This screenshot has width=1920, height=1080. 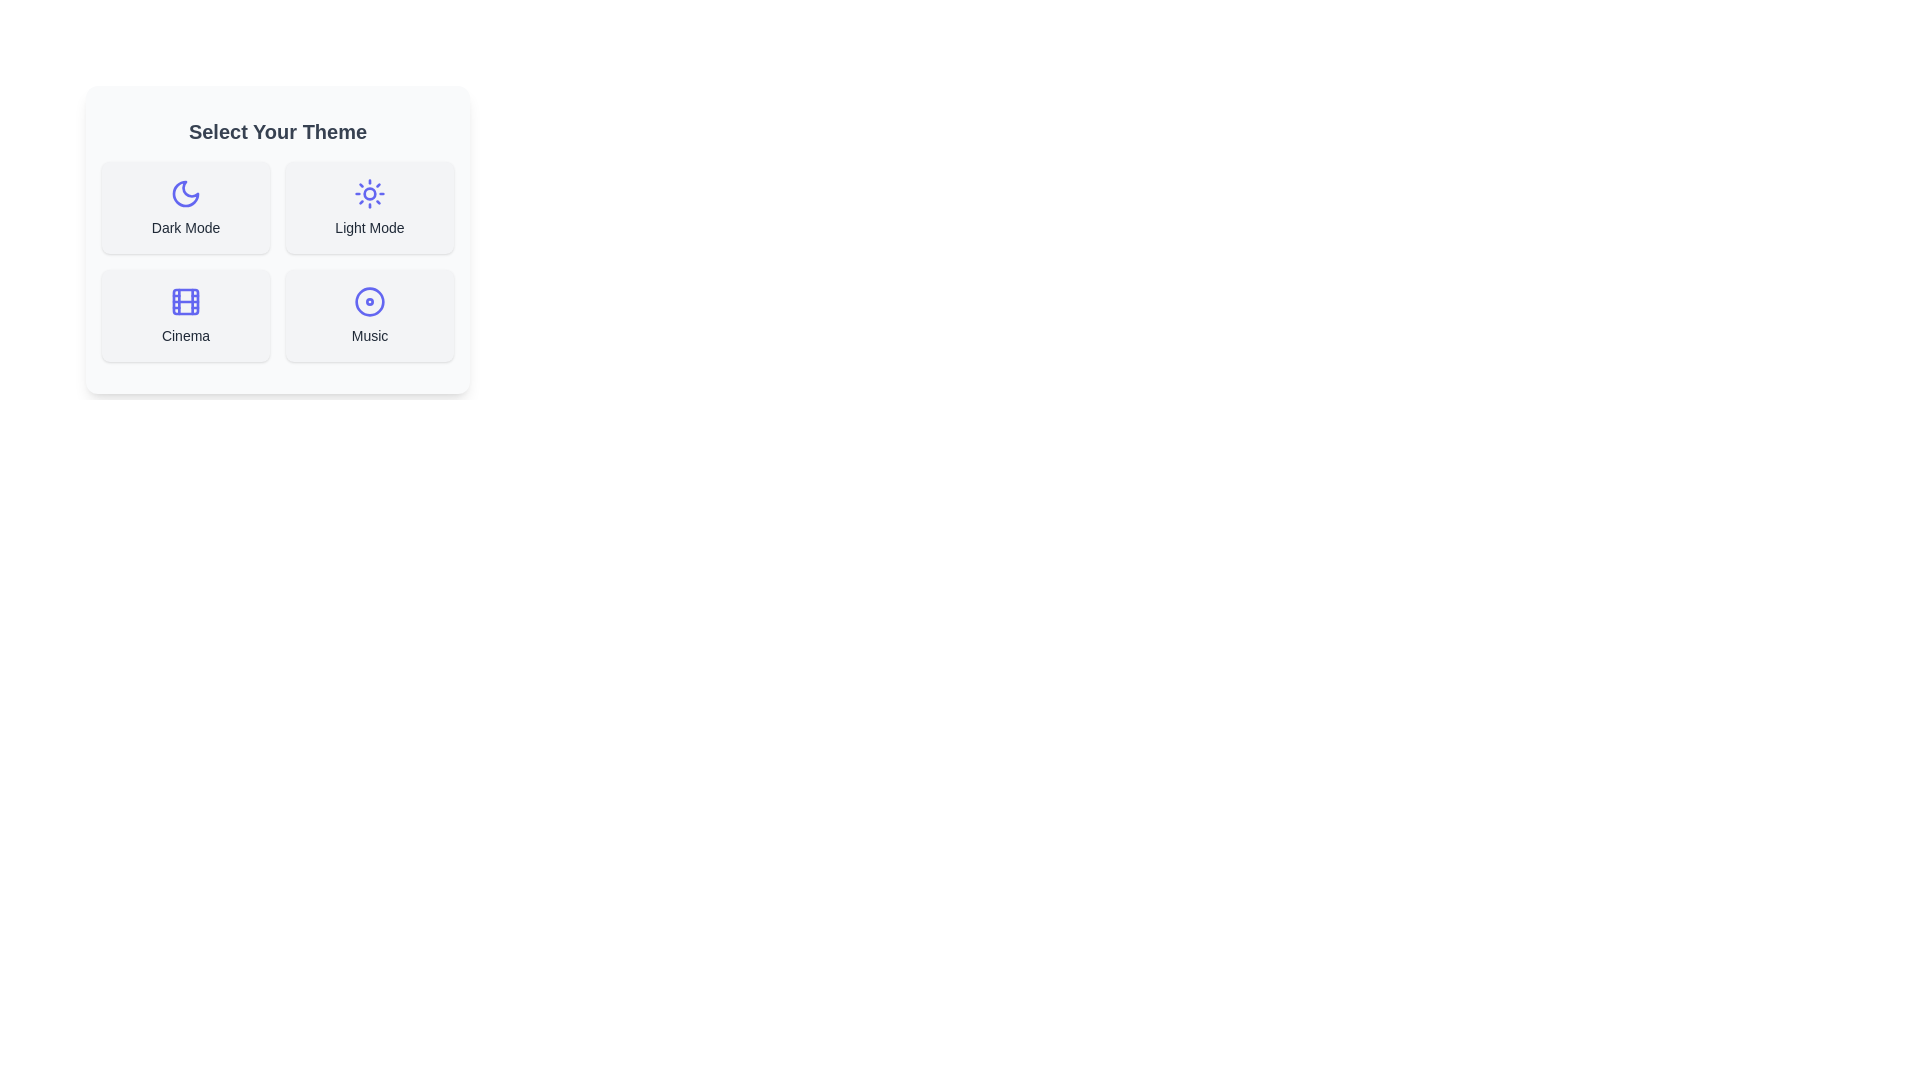 I want to click on the text label that identifies the 'Cinema' option, located at the bottom of the 'Cinema' card in the 'Select Your Theme' section, so click(x=186, y=334).